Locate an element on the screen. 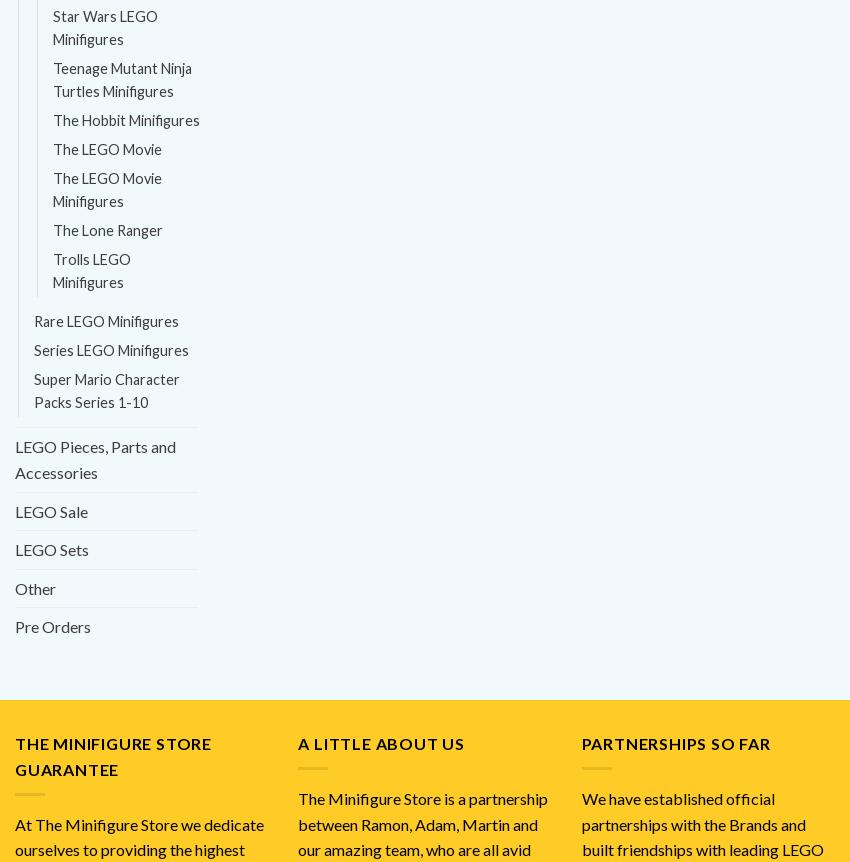  'Other' is located at coordinates (34, 587).